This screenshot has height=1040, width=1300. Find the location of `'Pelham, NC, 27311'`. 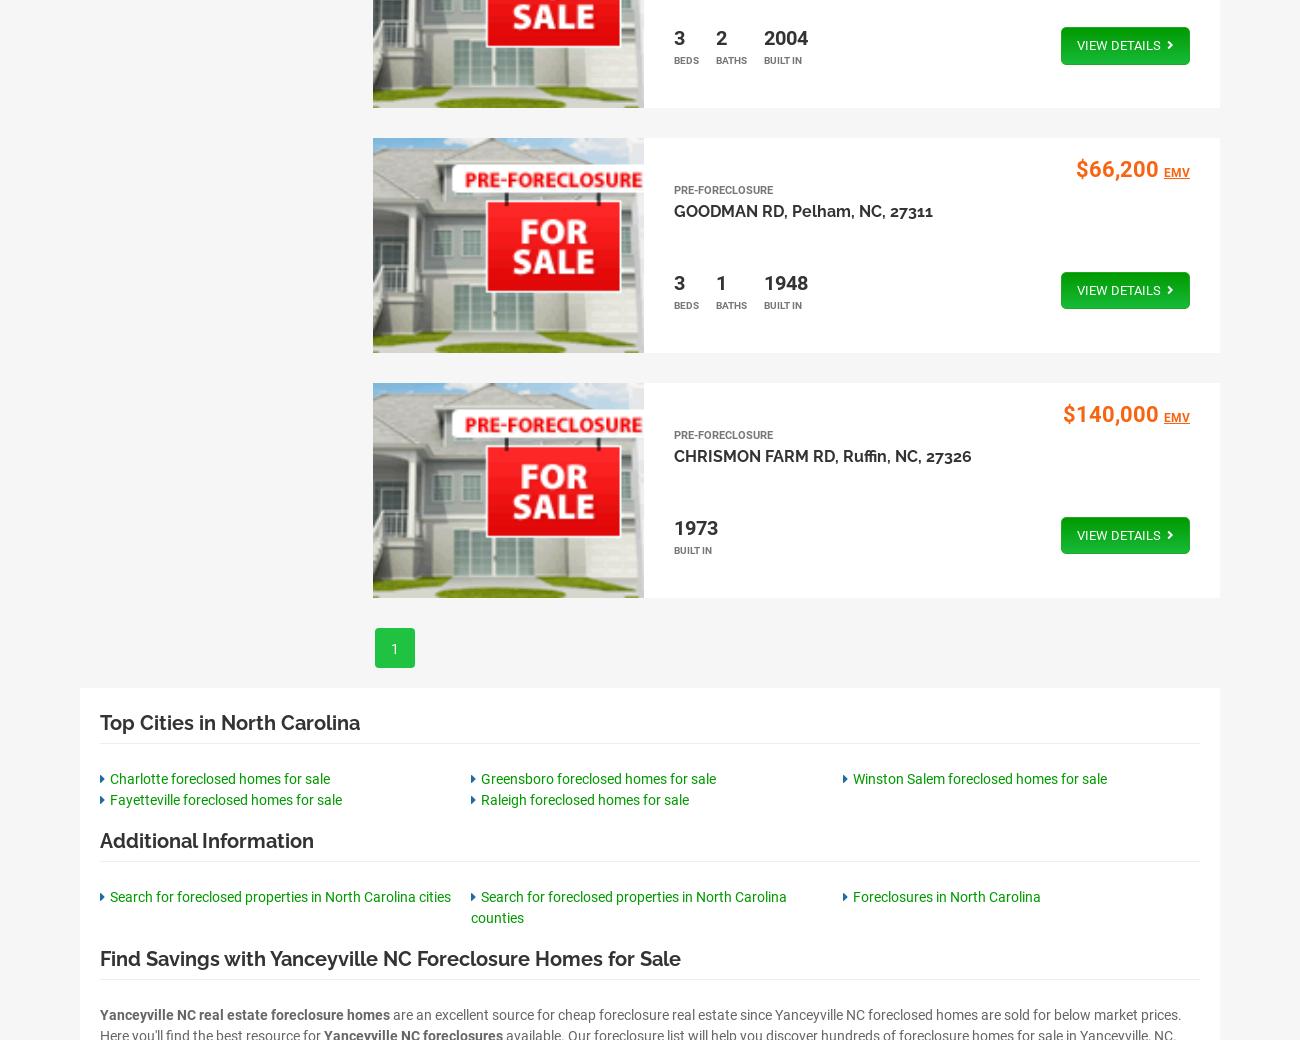

'Pelham, NC, 27311' is located at coordinates (861, 211).